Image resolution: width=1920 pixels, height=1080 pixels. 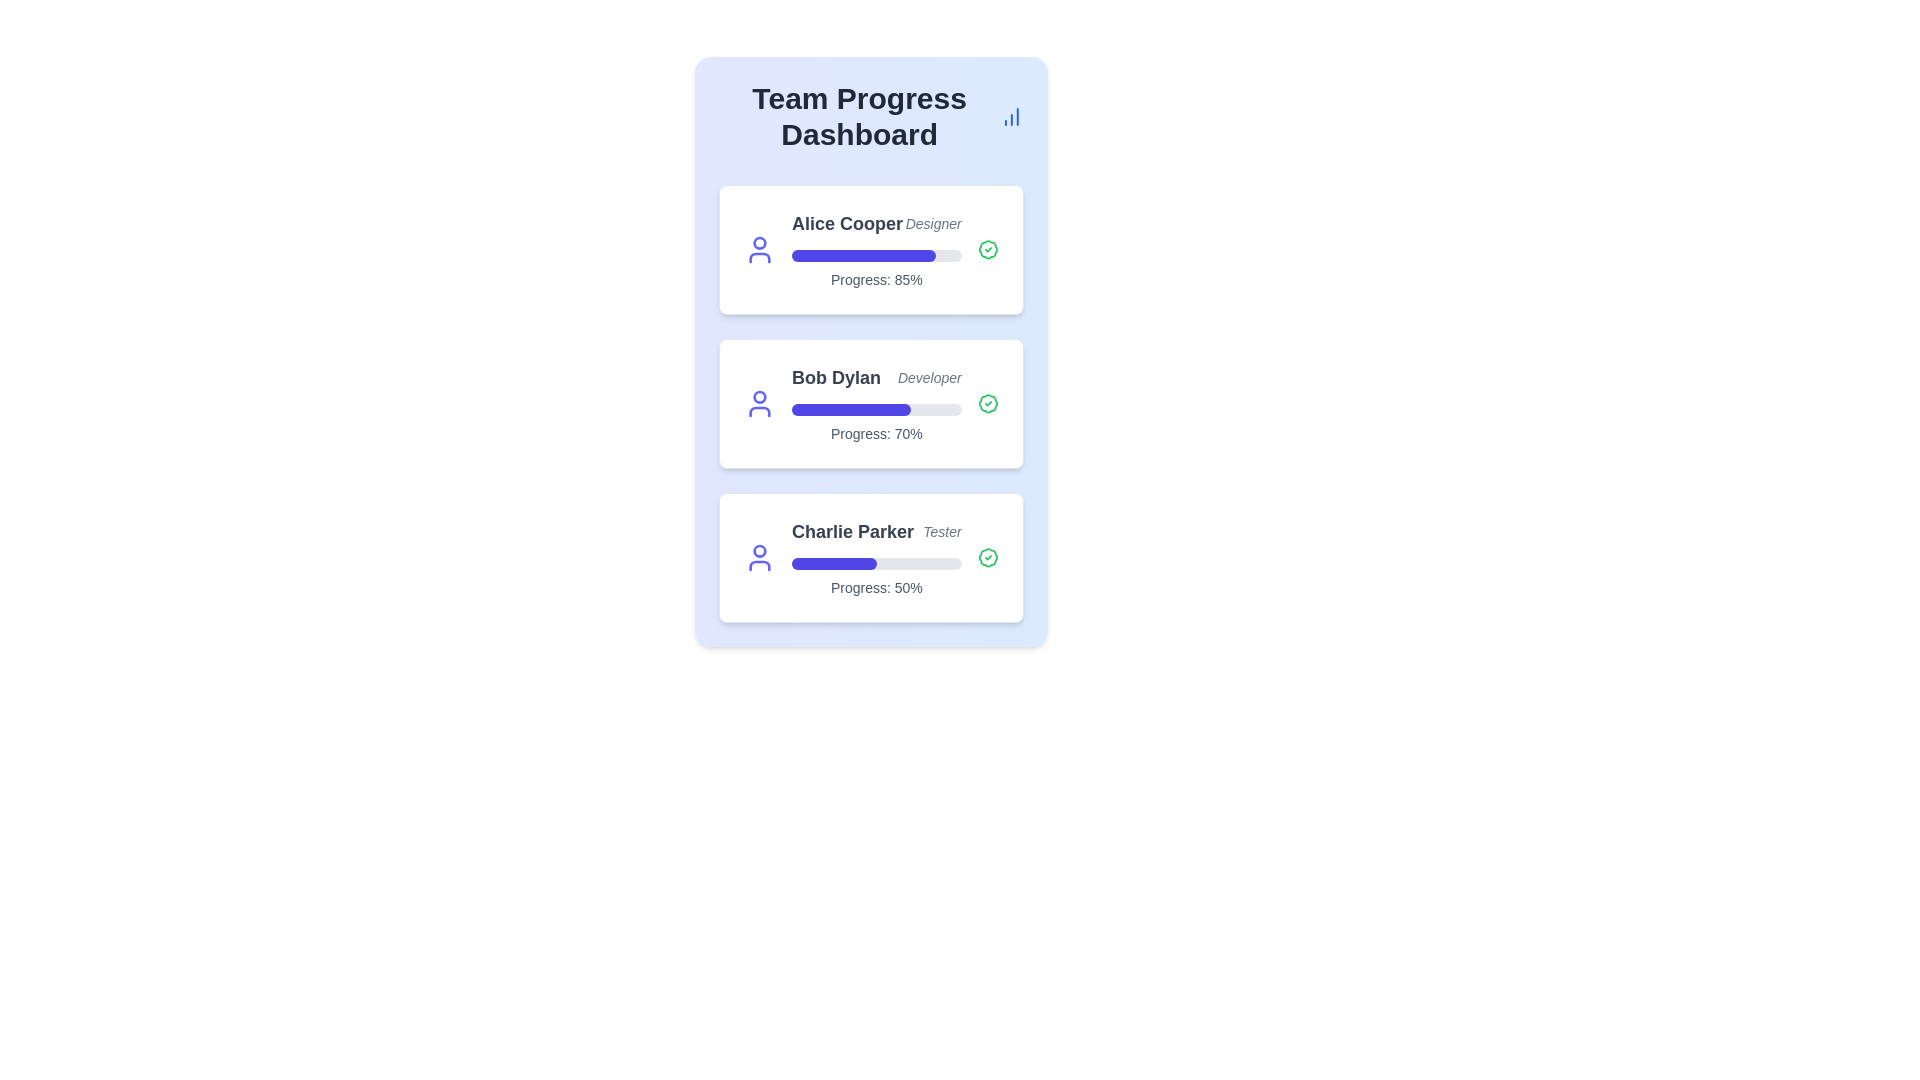 What do you see at coordinates (876, 223) in the screenshot?
I see `the text label displaying 'Alice Cooper' as the main name and 'Designer' as the role, located in the uppermost card on the dashboard` at bounding box center [876, 223].